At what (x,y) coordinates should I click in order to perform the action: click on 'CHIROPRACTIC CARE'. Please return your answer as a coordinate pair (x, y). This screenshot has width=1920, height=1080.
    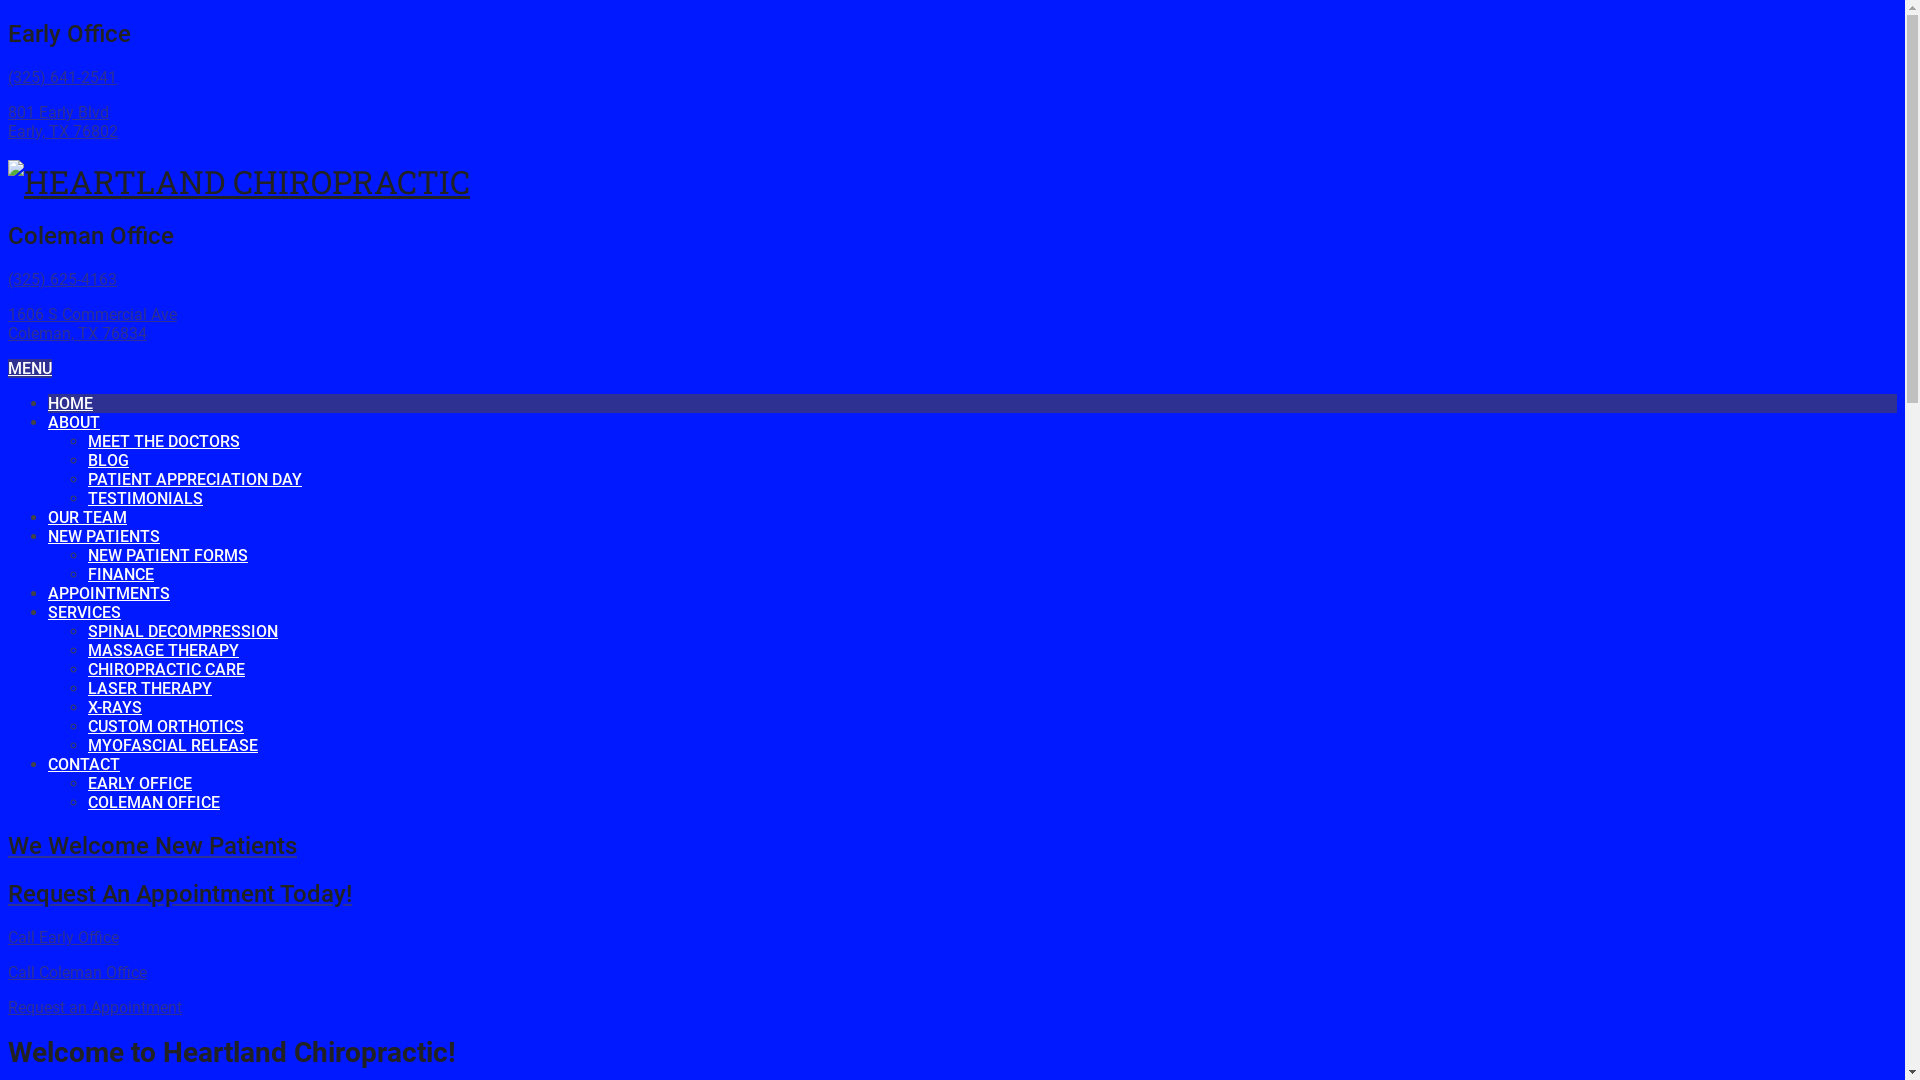
    Looking at the image, I should click on (86, 669).